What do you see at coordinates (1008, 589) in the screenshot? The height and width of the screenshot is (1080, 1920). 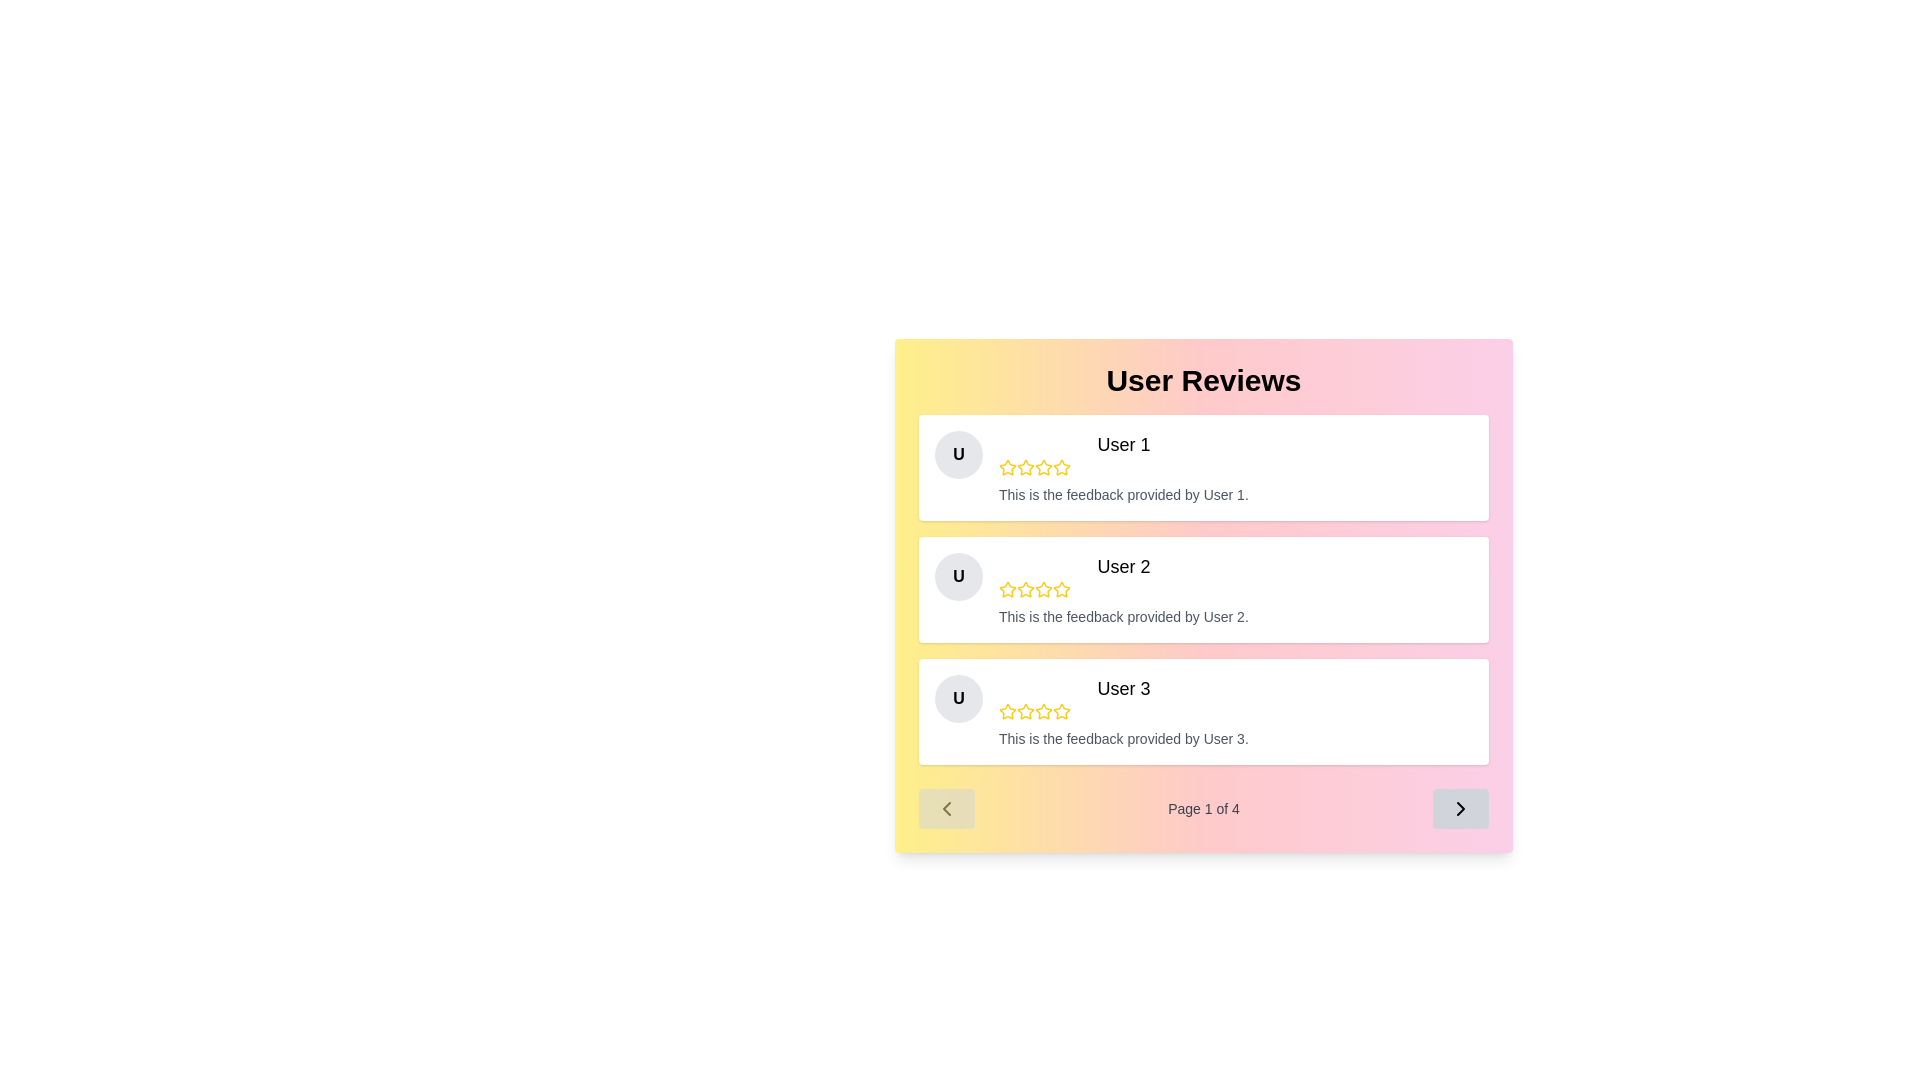 I see `the first yellow star icon in the user review section, which is part of a sequence of five stars representing a rating, located in the second card of the user review section` at bounding box center [1008, 589].